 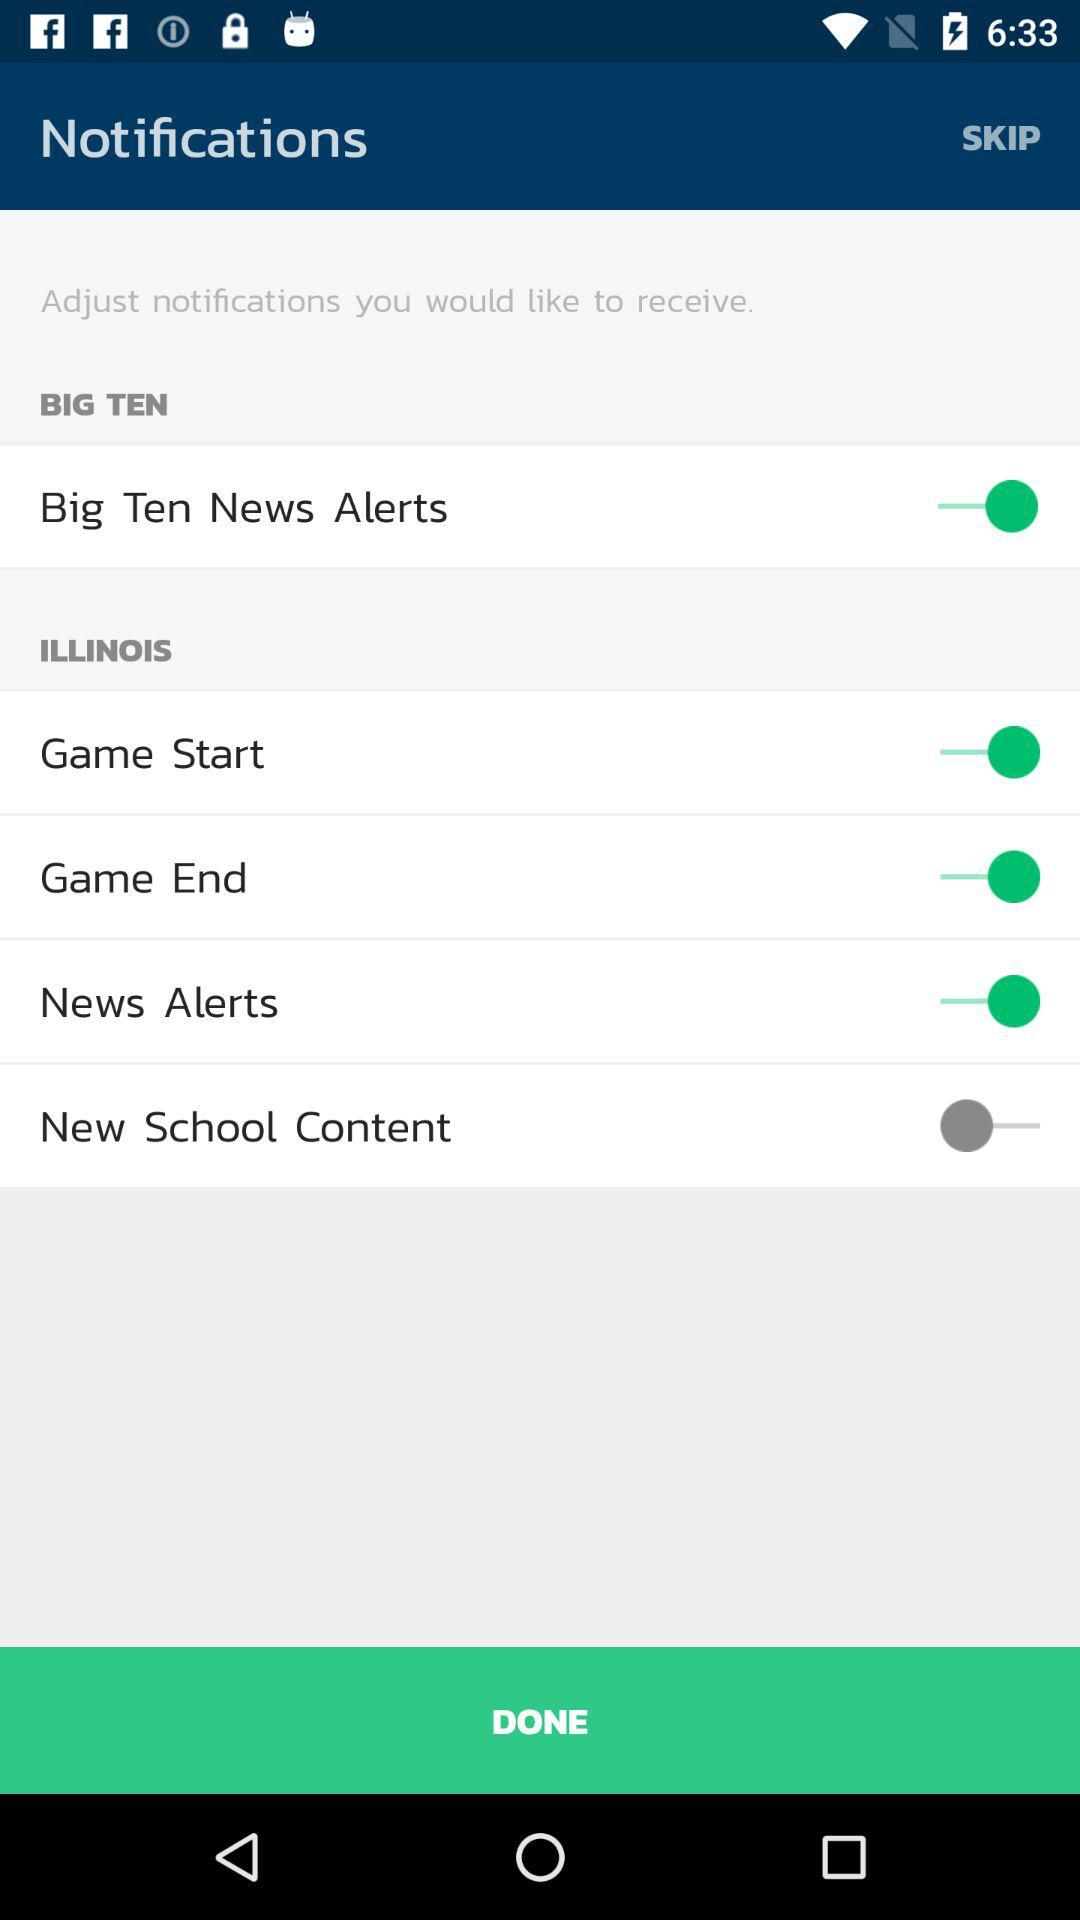 I want to click on the icon next to the notifications, so click(x=1001, y=135).